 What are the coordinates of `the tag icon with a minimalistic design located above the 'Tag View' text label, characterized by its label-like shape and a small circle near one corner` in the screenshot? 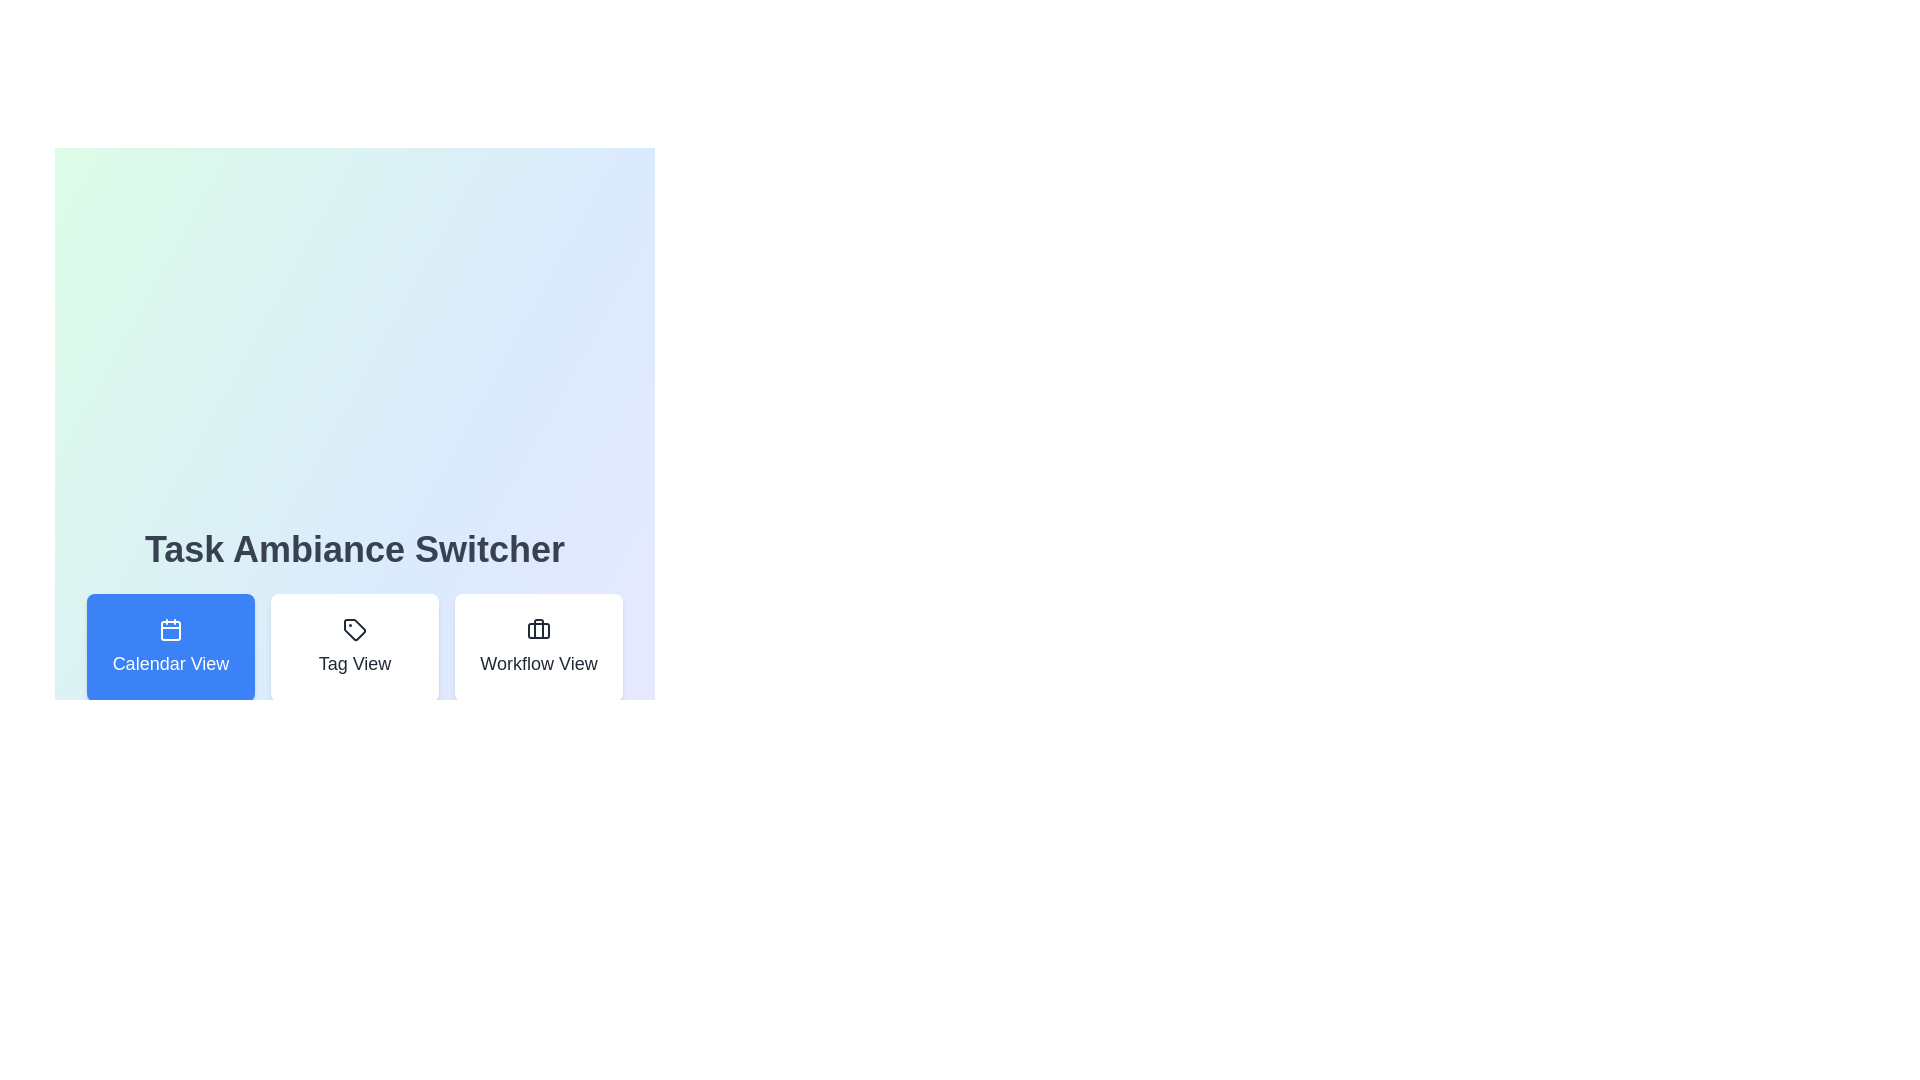 It's located at (355, 628).